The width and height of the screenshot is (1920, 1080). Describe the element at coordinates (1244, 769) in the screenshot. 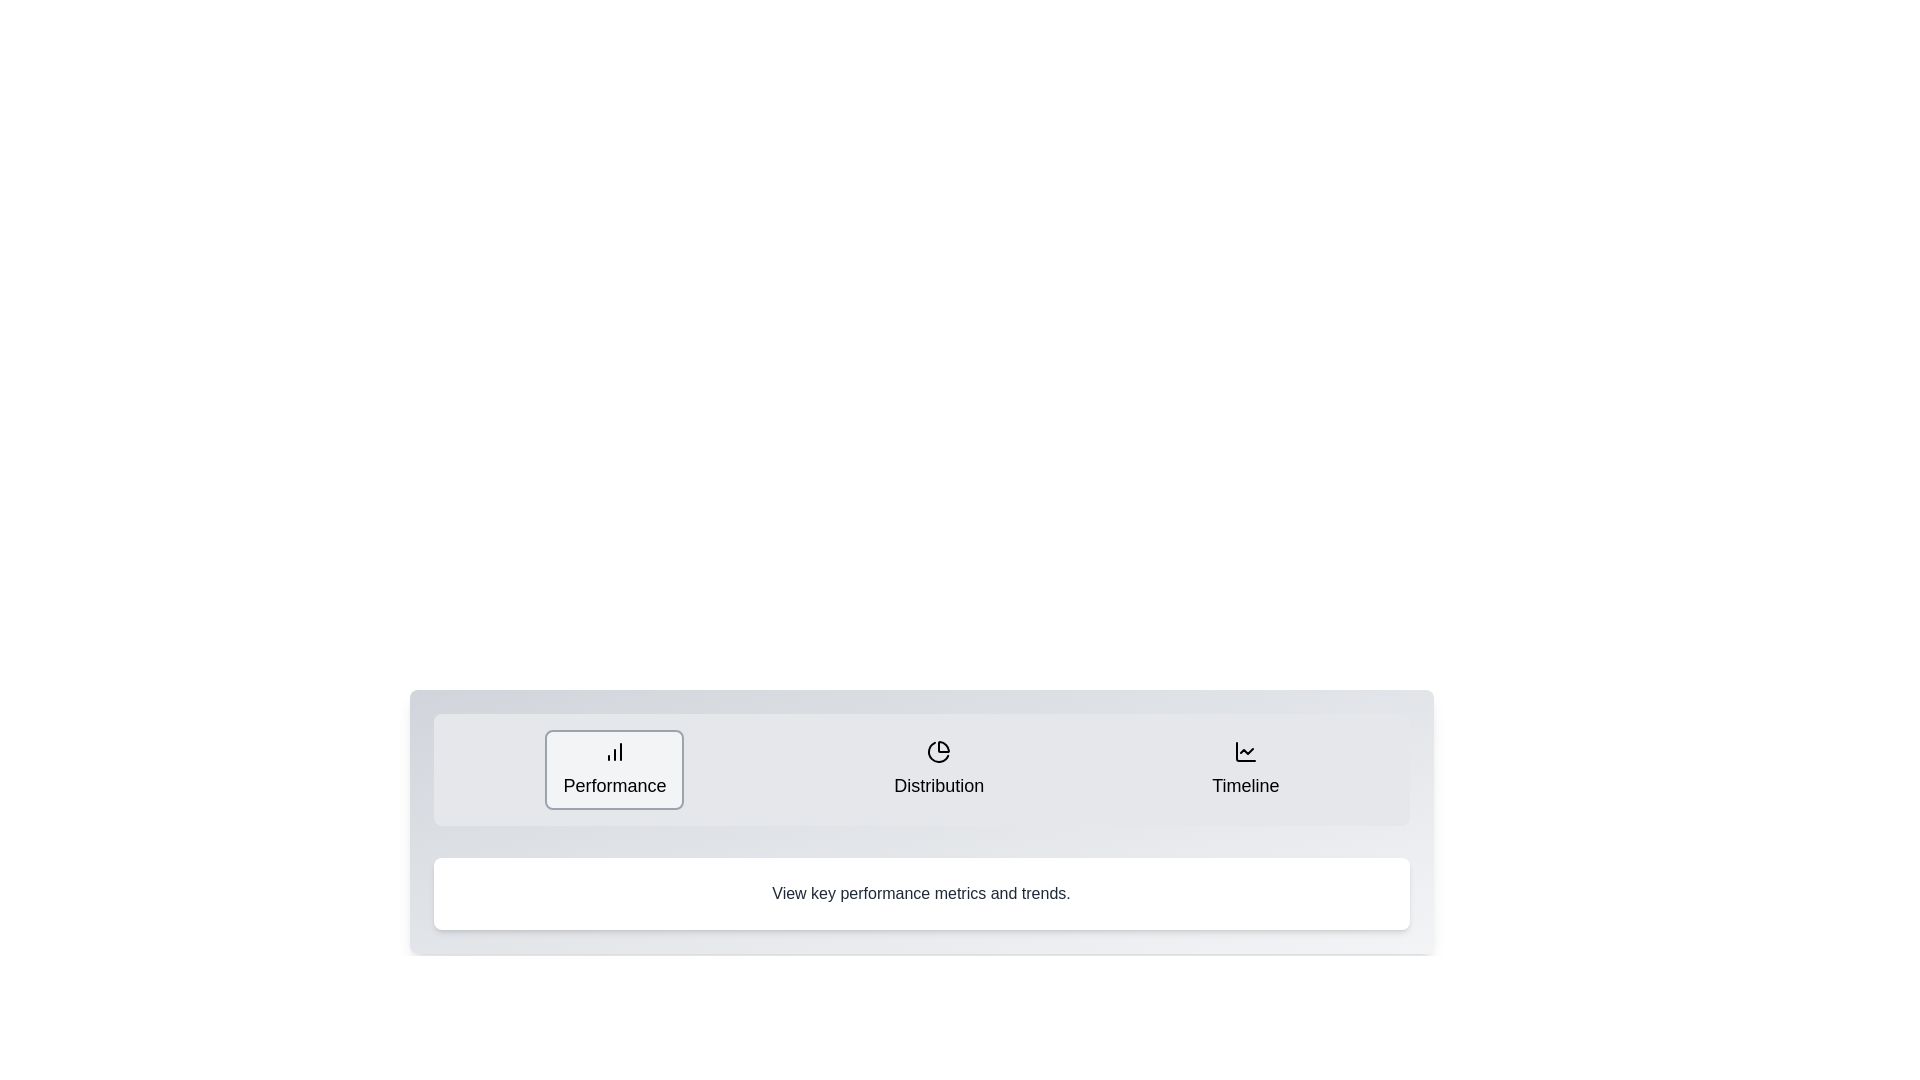

I see `the Timeline tab` at that location.